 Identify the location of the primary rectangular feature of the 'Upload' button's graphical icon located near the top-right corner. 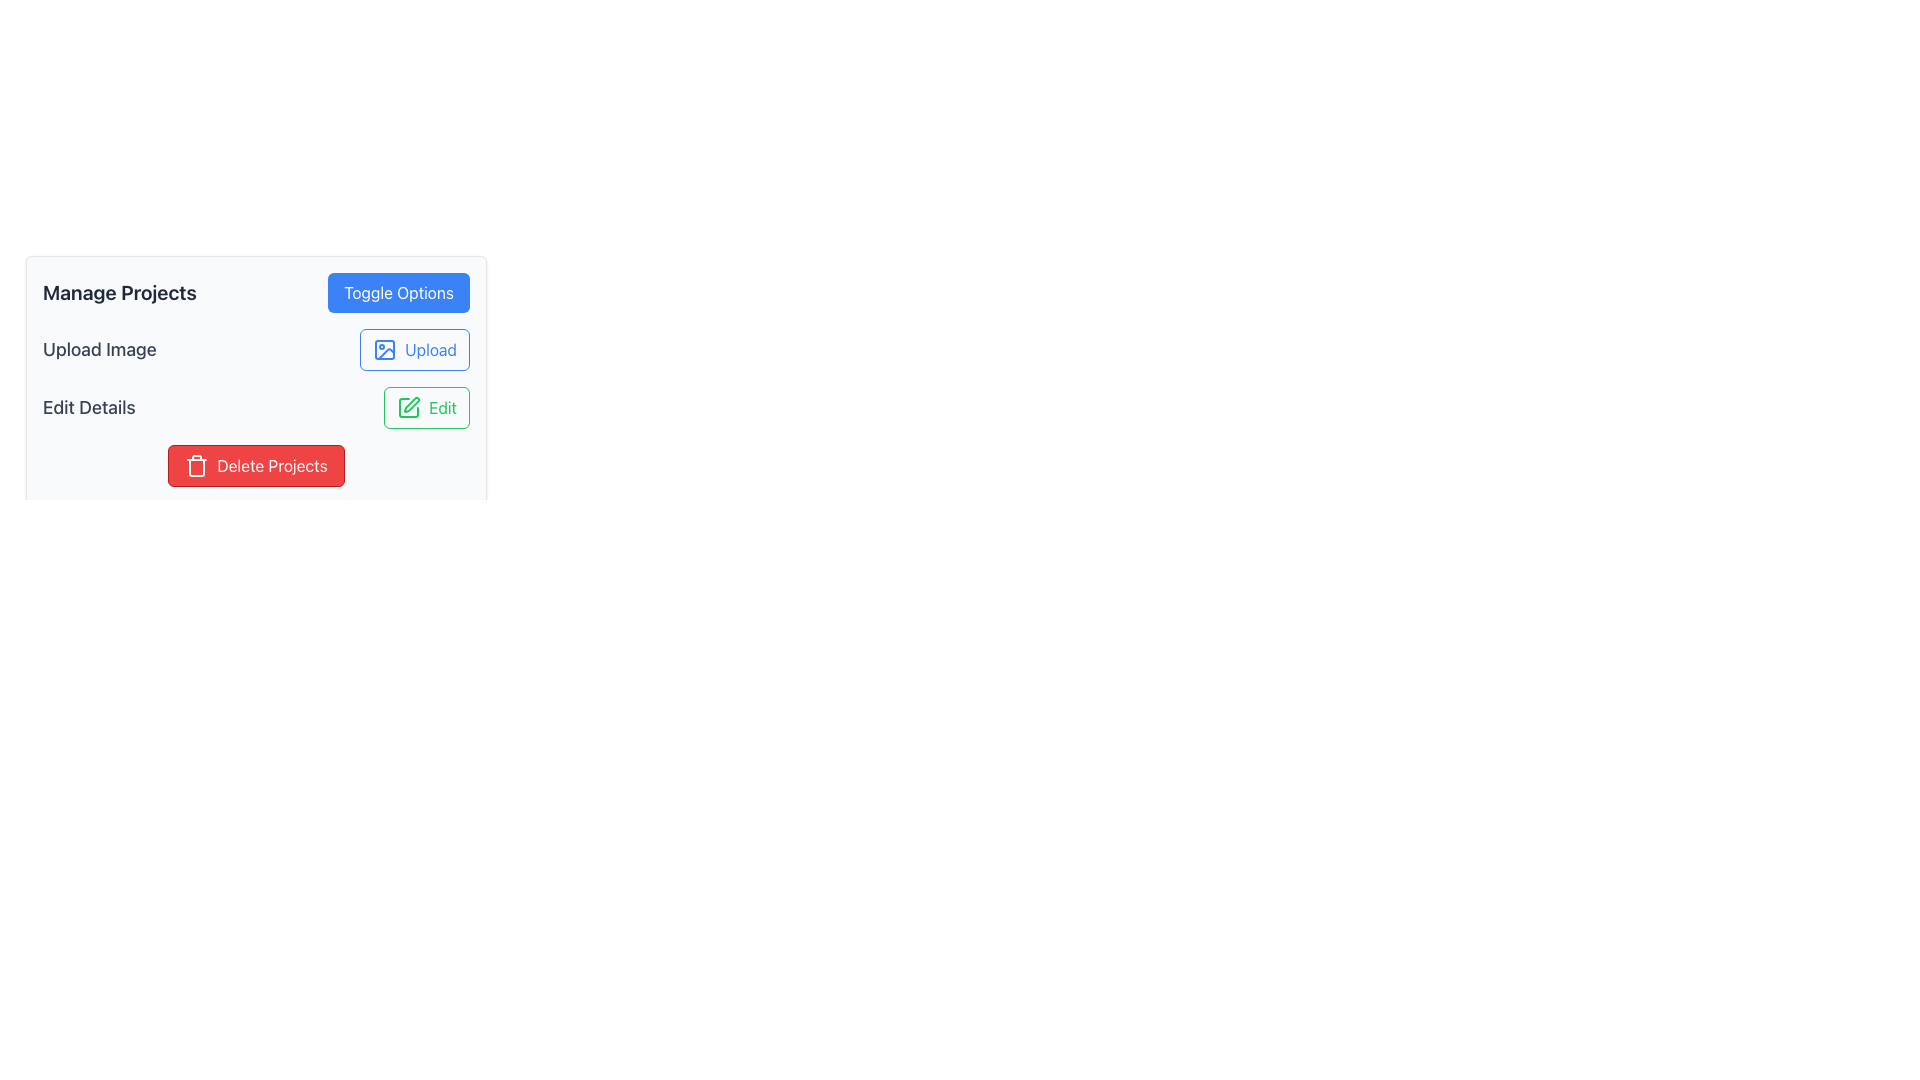
(385, 349).